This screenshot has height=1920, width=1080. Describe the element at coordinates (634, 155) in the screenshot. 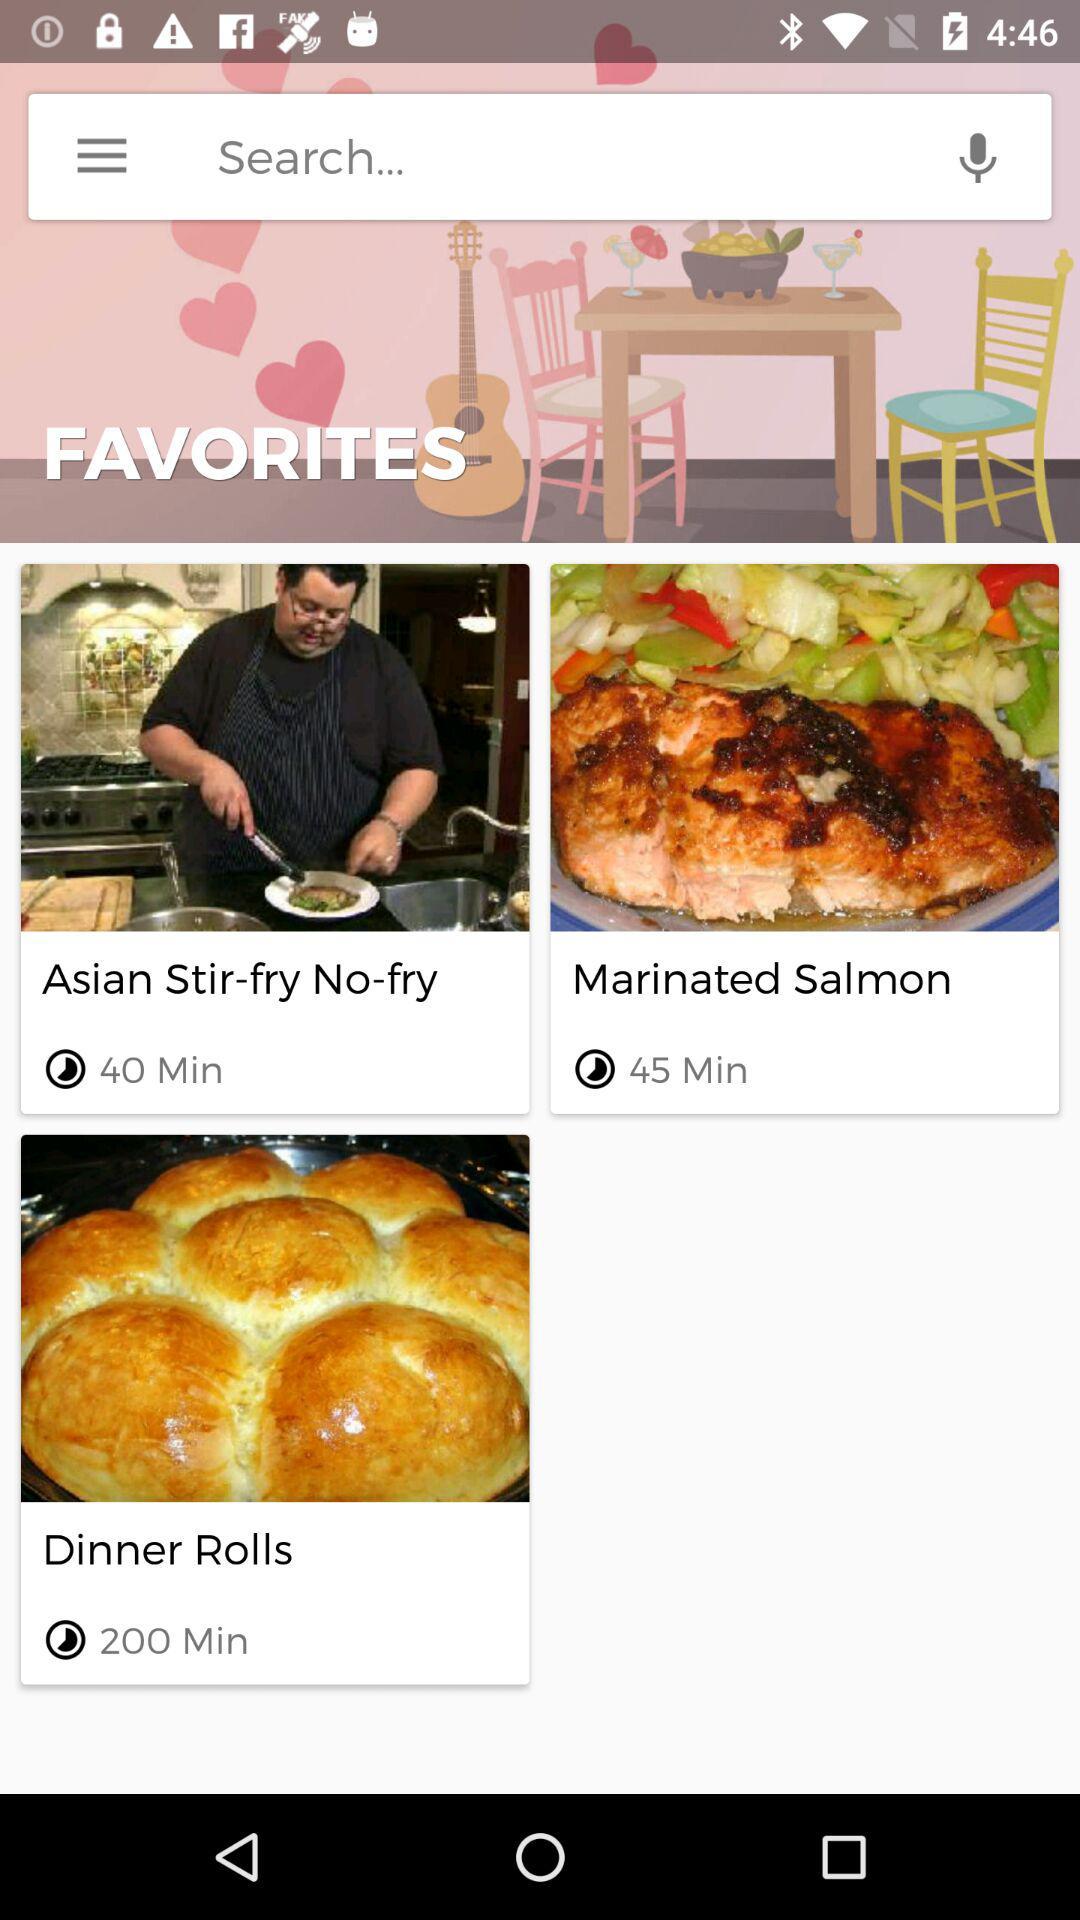

I see `search terms` at that location.